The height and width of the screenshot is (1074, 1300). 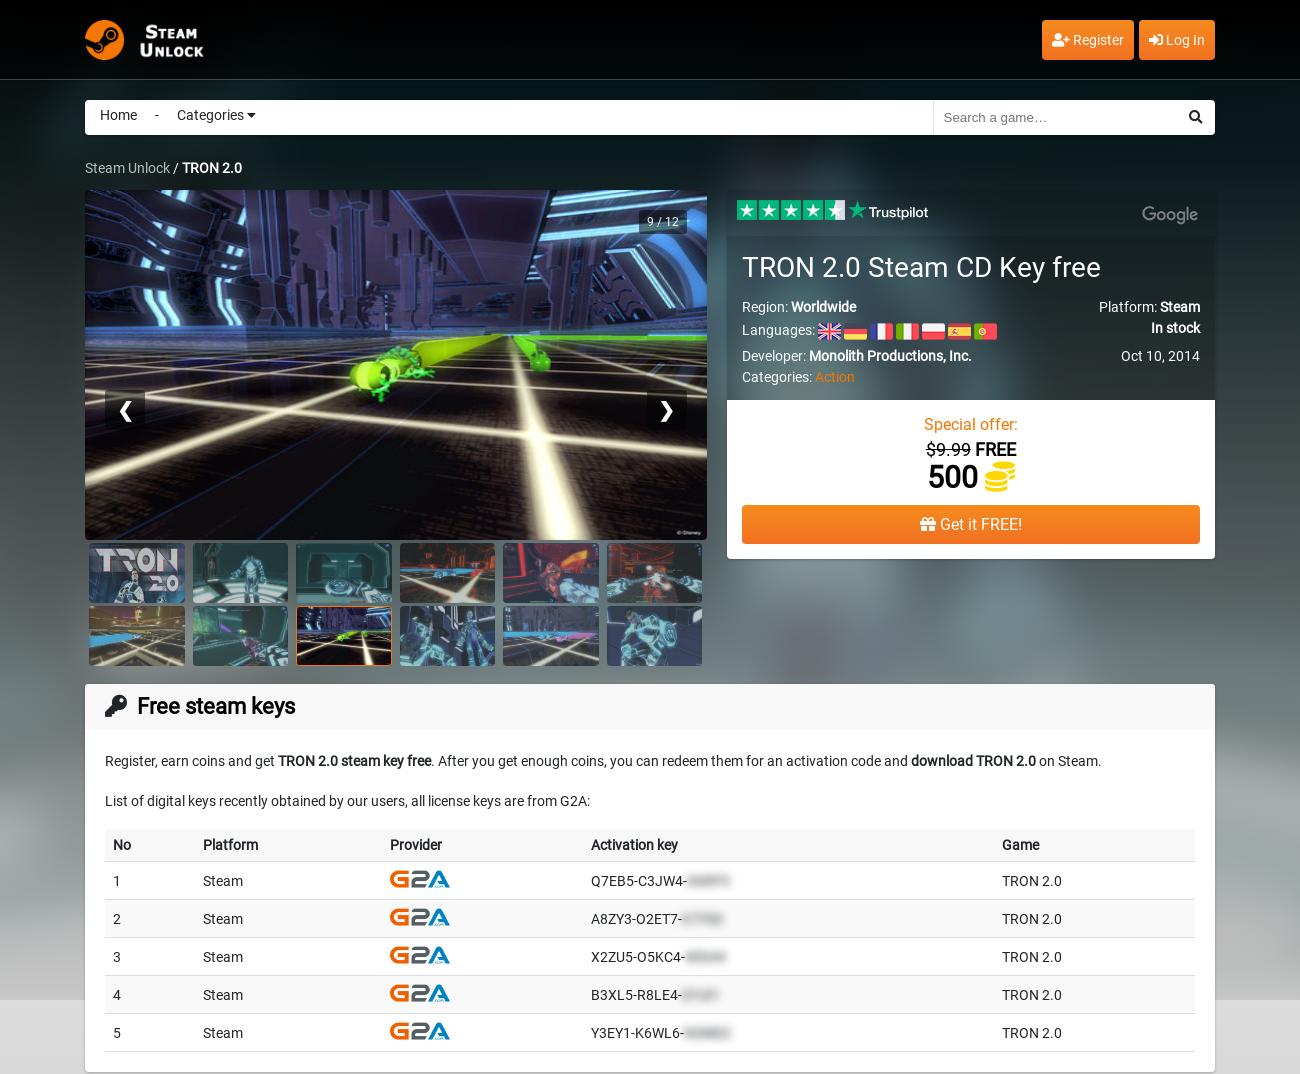 I want to click on 'D1UI1', so click(x=699, y=992).